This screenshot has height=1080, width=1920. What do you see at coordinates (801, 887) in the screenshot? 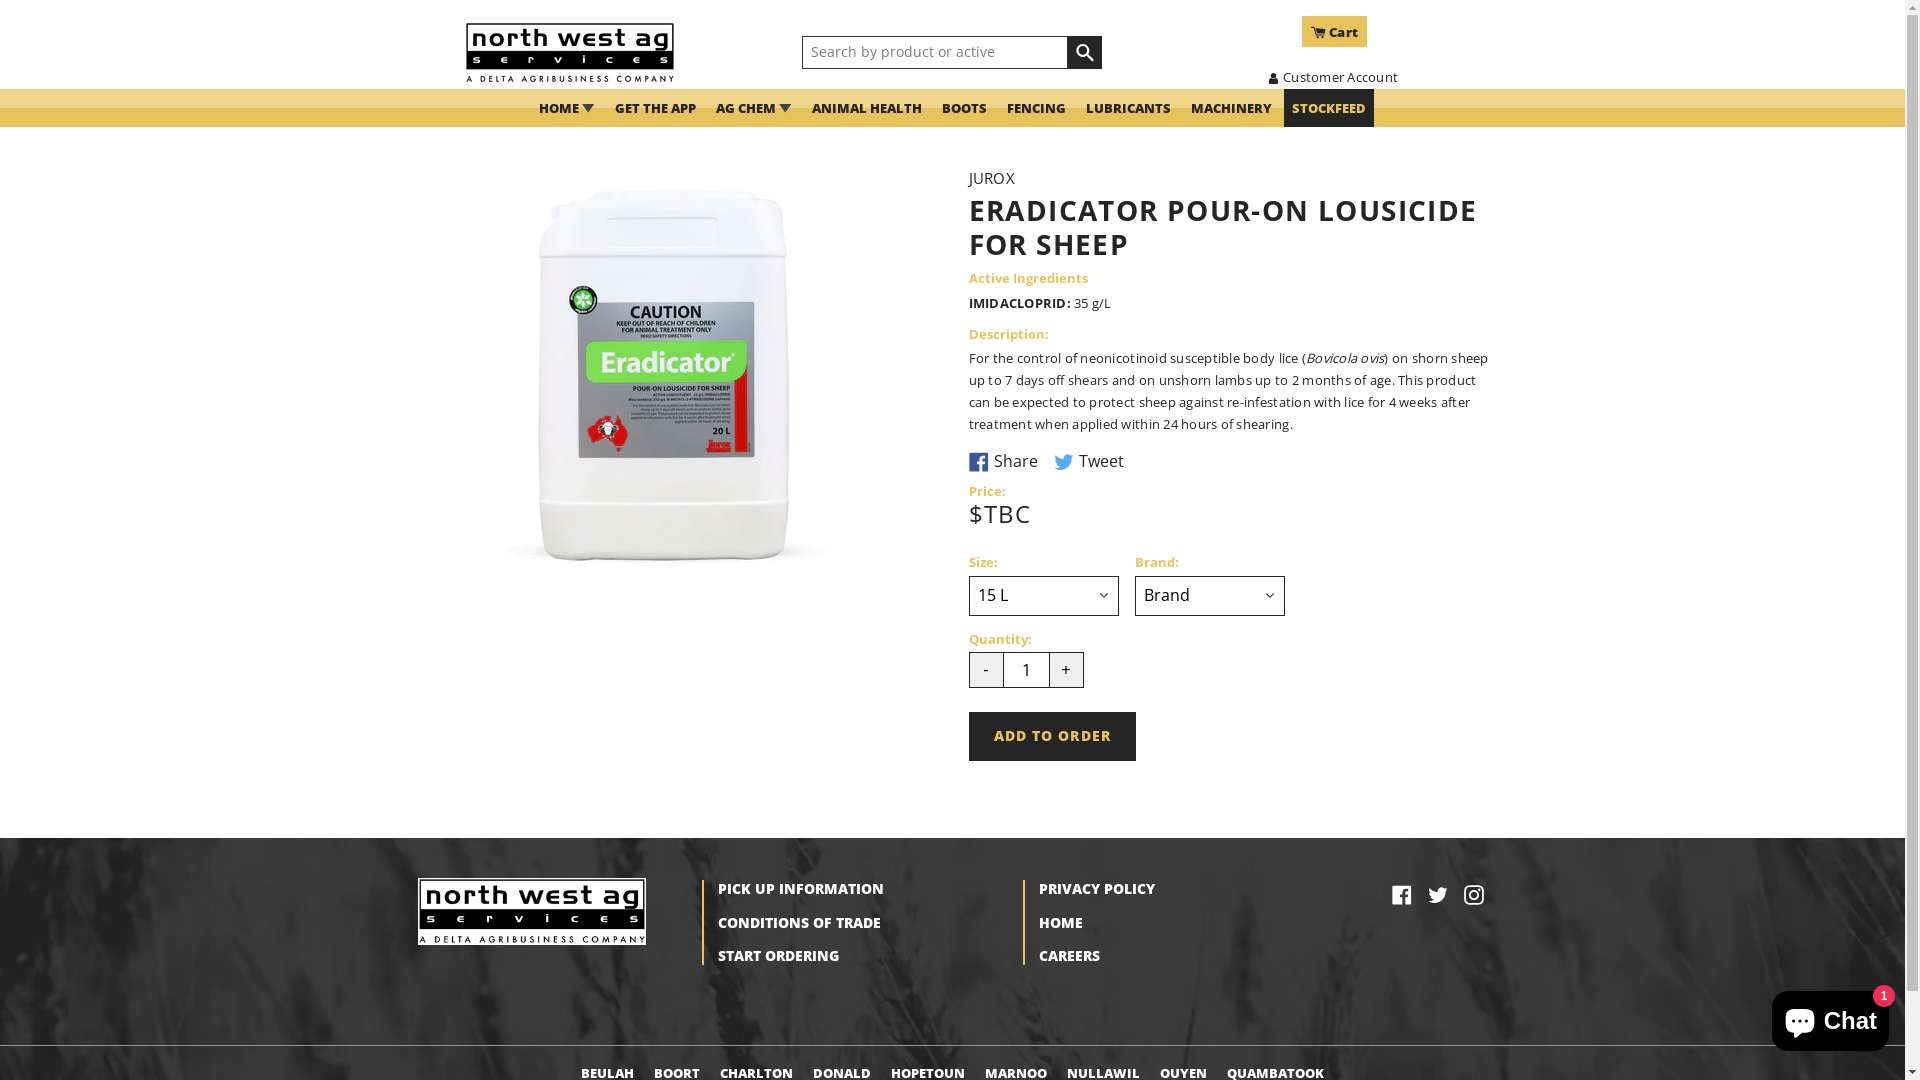
I see `'PICK UP INFORMATION'` at bounding box center [801, 887].